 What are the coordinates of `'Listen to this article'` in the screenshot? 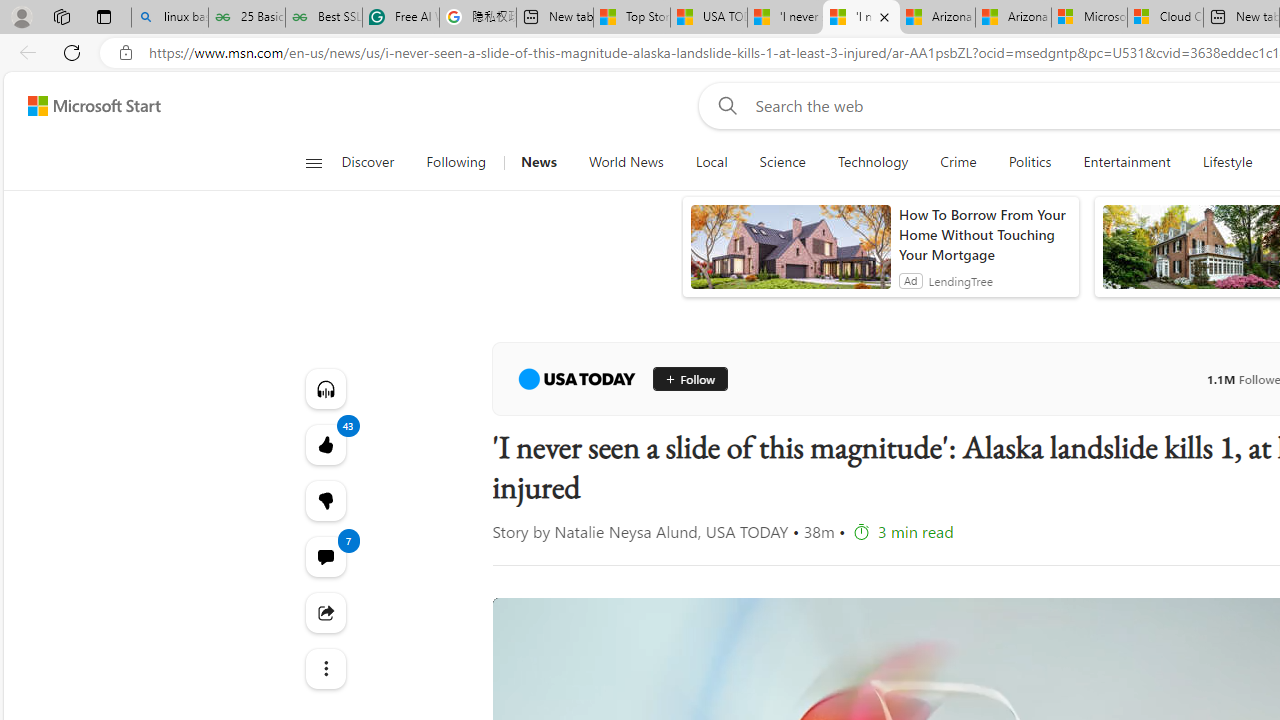 It's located at (325, 388).